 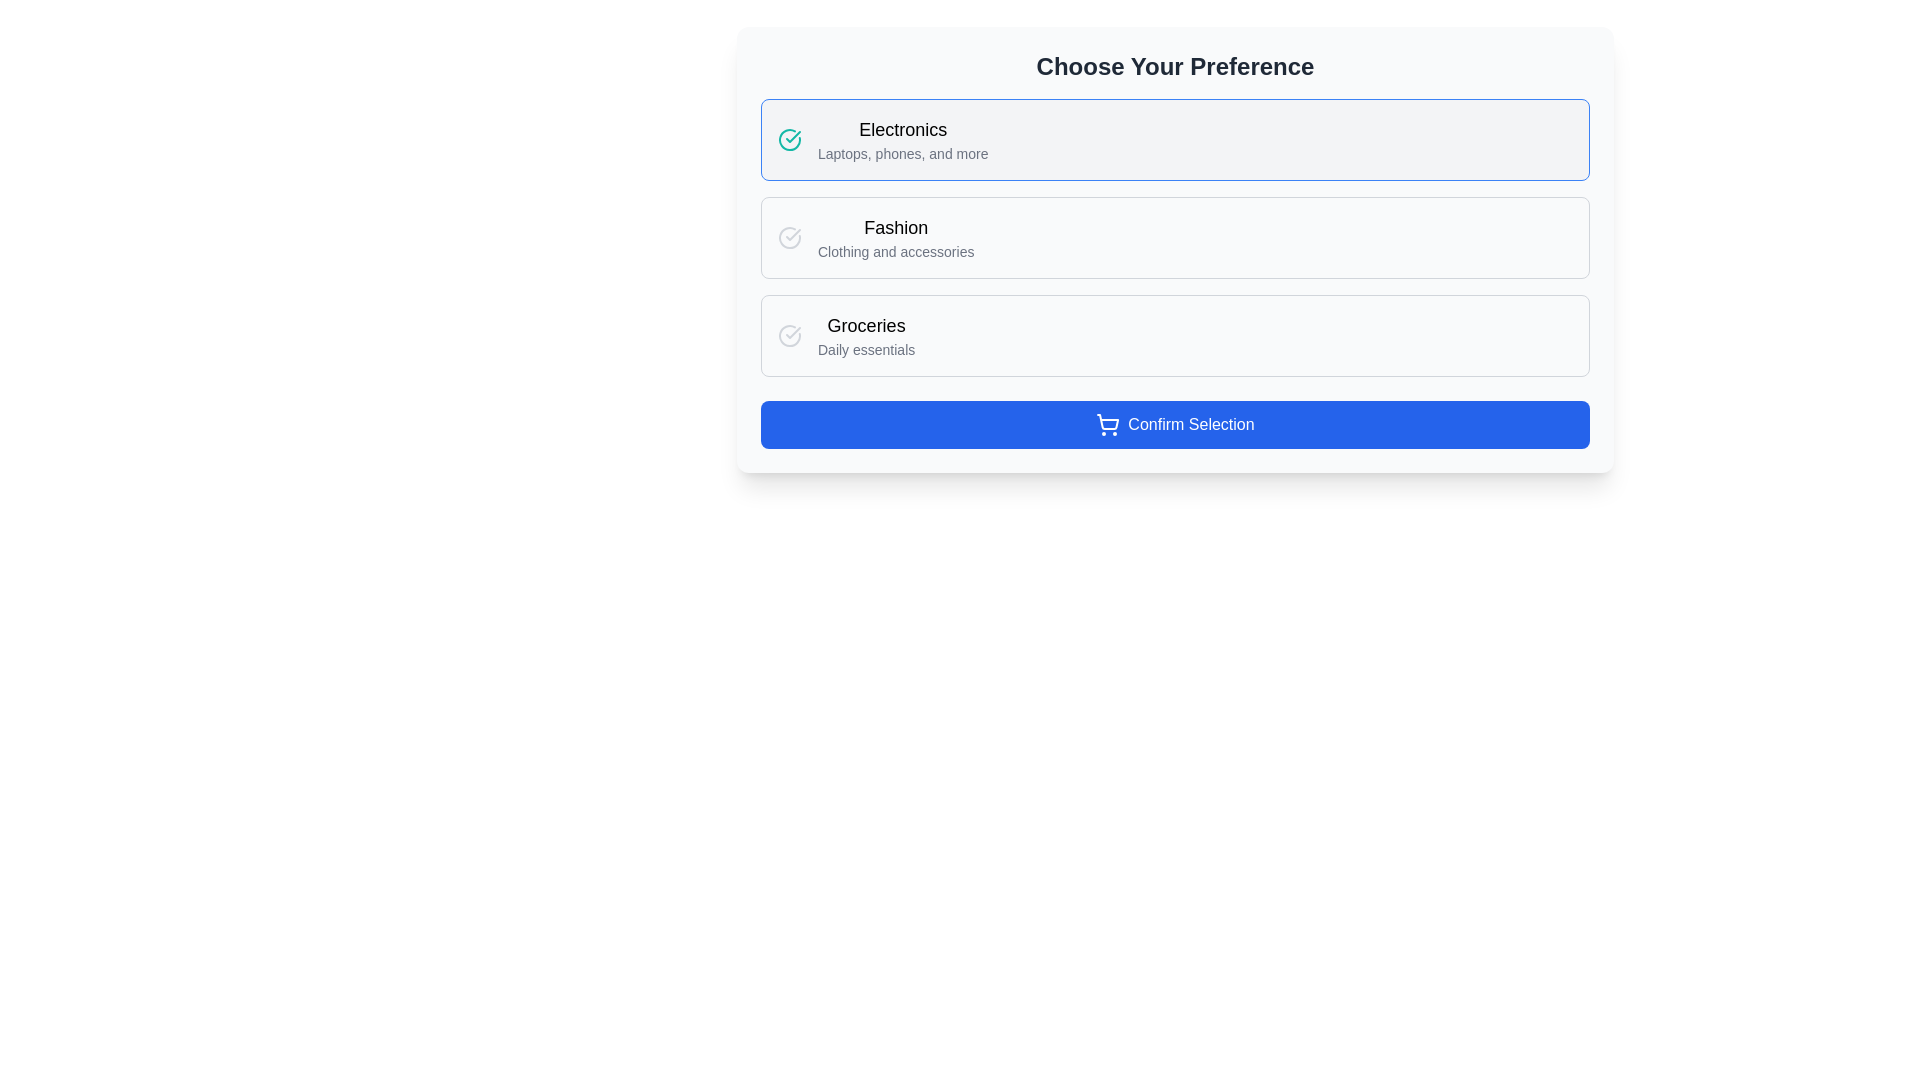 What do you see at coordinates (1175, 423) in the screenshot?
I see `blue button with rounded corners labeled 'Confirm Selection', located at the bottom of the 'Choose Your Preference' card` at bounding box center [1175, 423].